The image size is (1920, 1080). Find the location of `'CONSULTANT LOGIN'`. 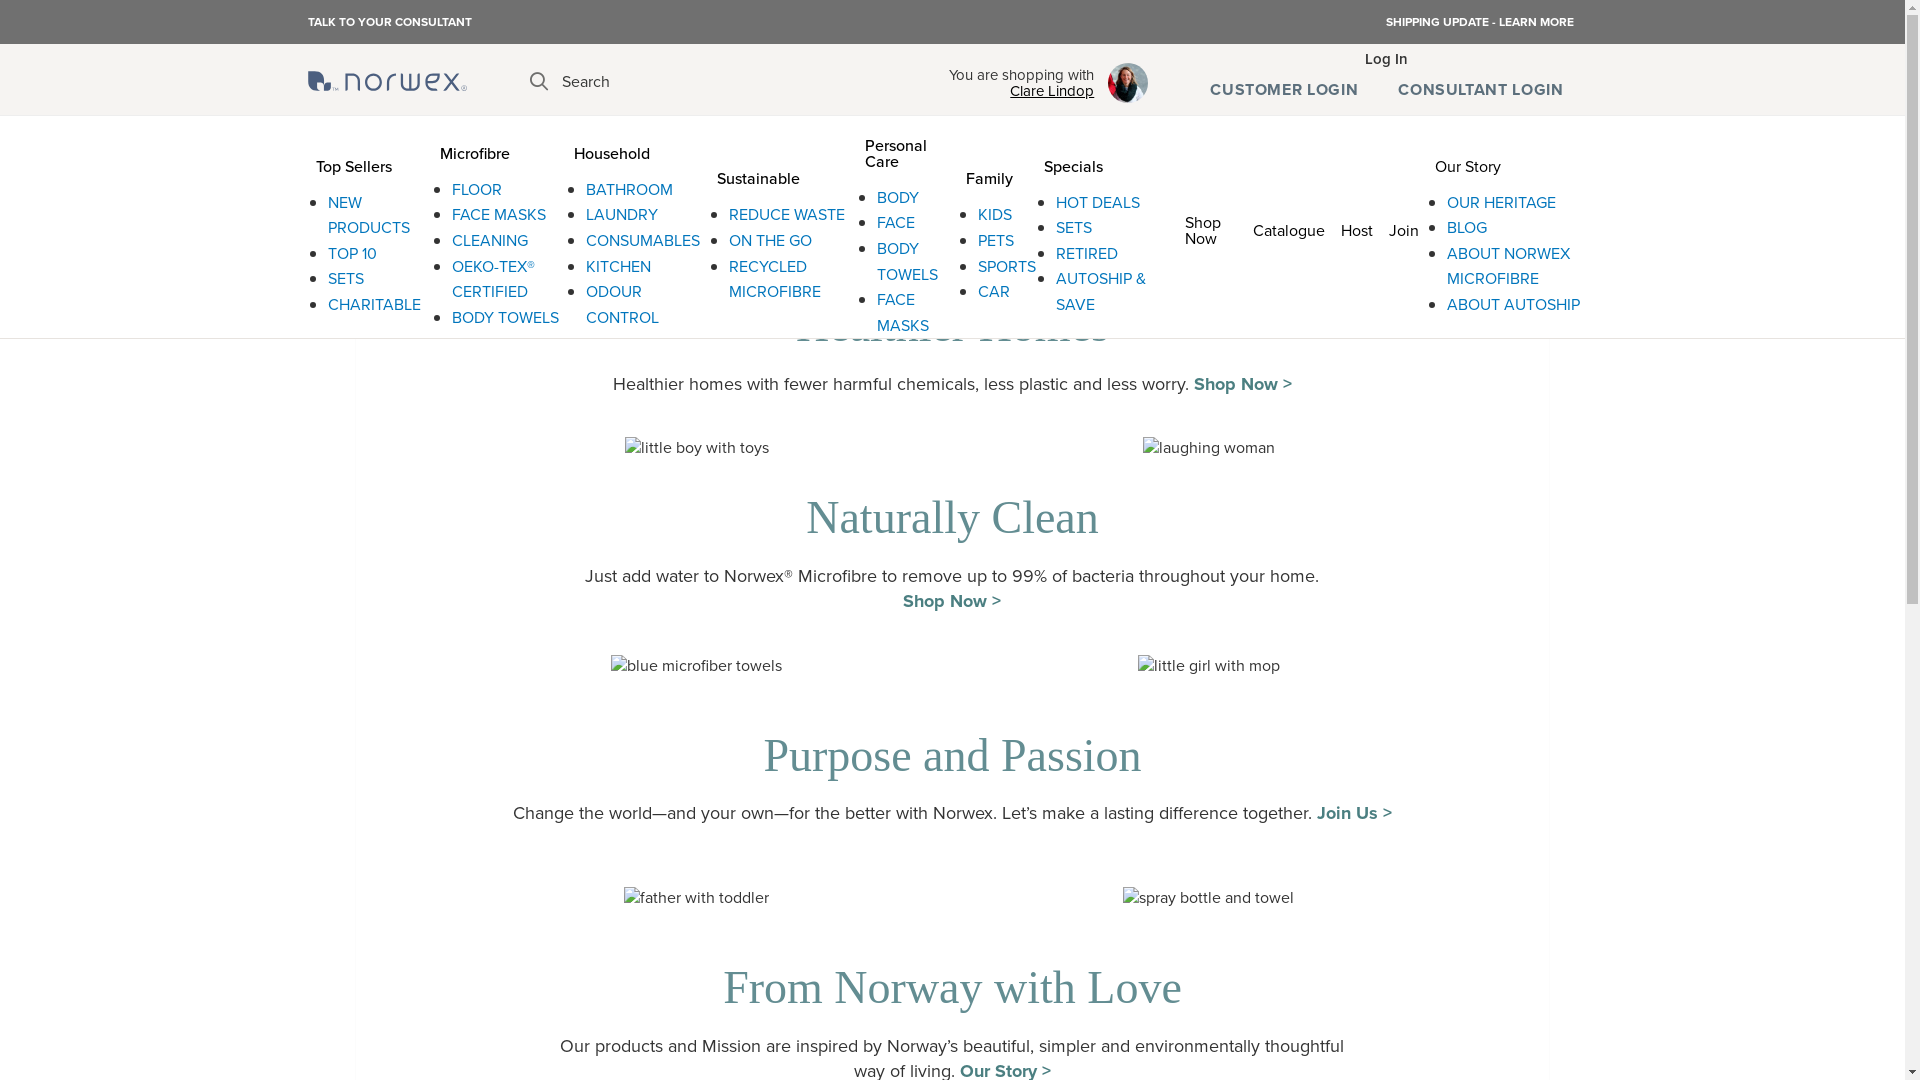

'CONSULTANT LOGIN' is located at coordinates (1376, 88).